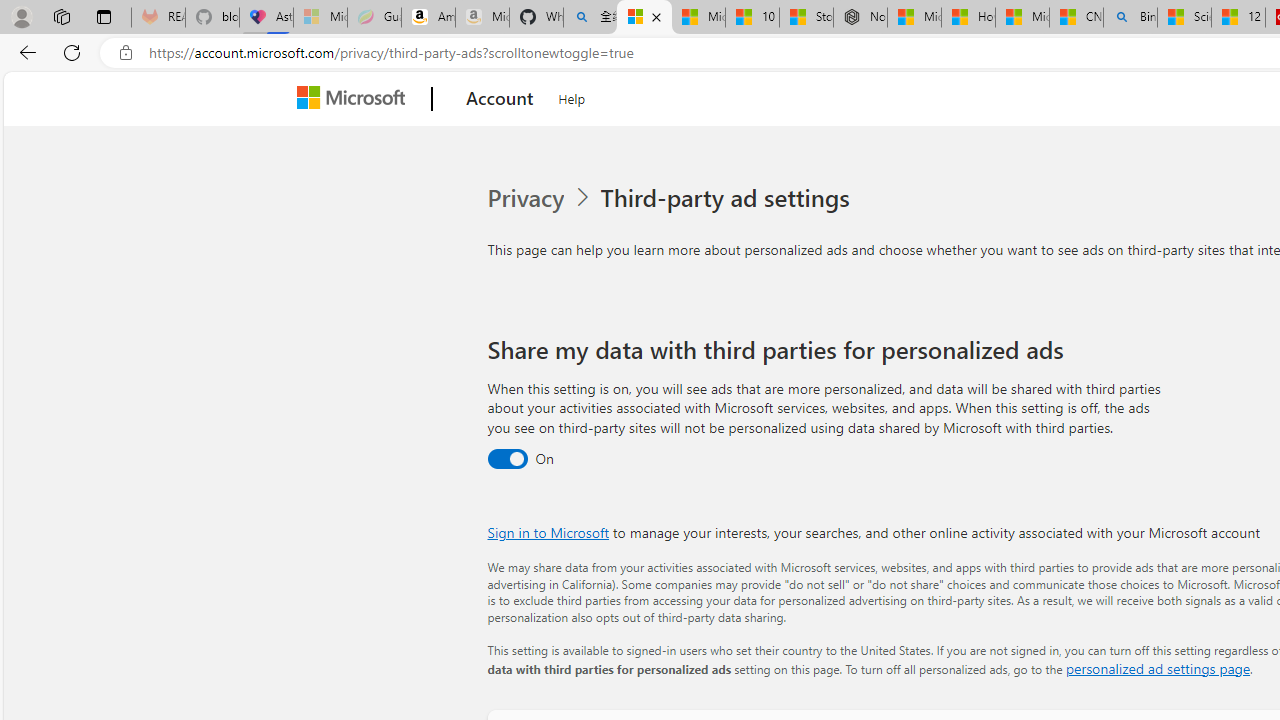  I want to click on 'Refresh', so click(72, 51).